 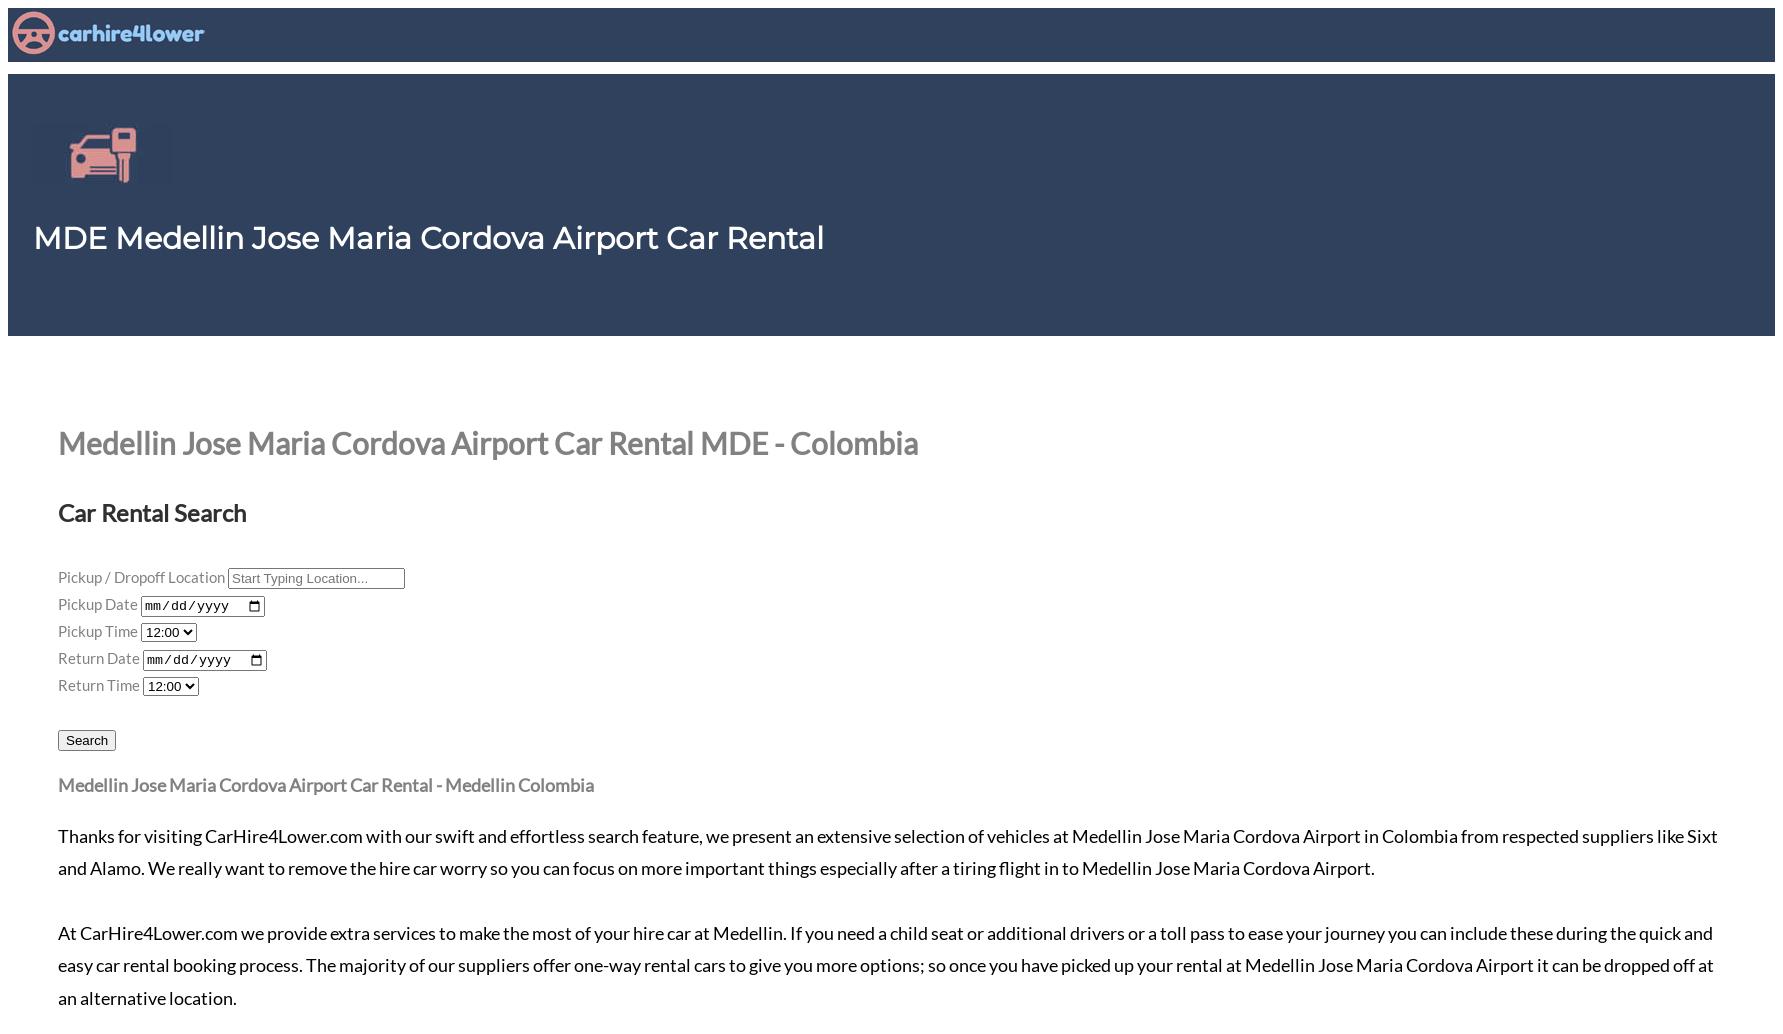 I want to click on 'Return Time', so click(x=98, y=683).